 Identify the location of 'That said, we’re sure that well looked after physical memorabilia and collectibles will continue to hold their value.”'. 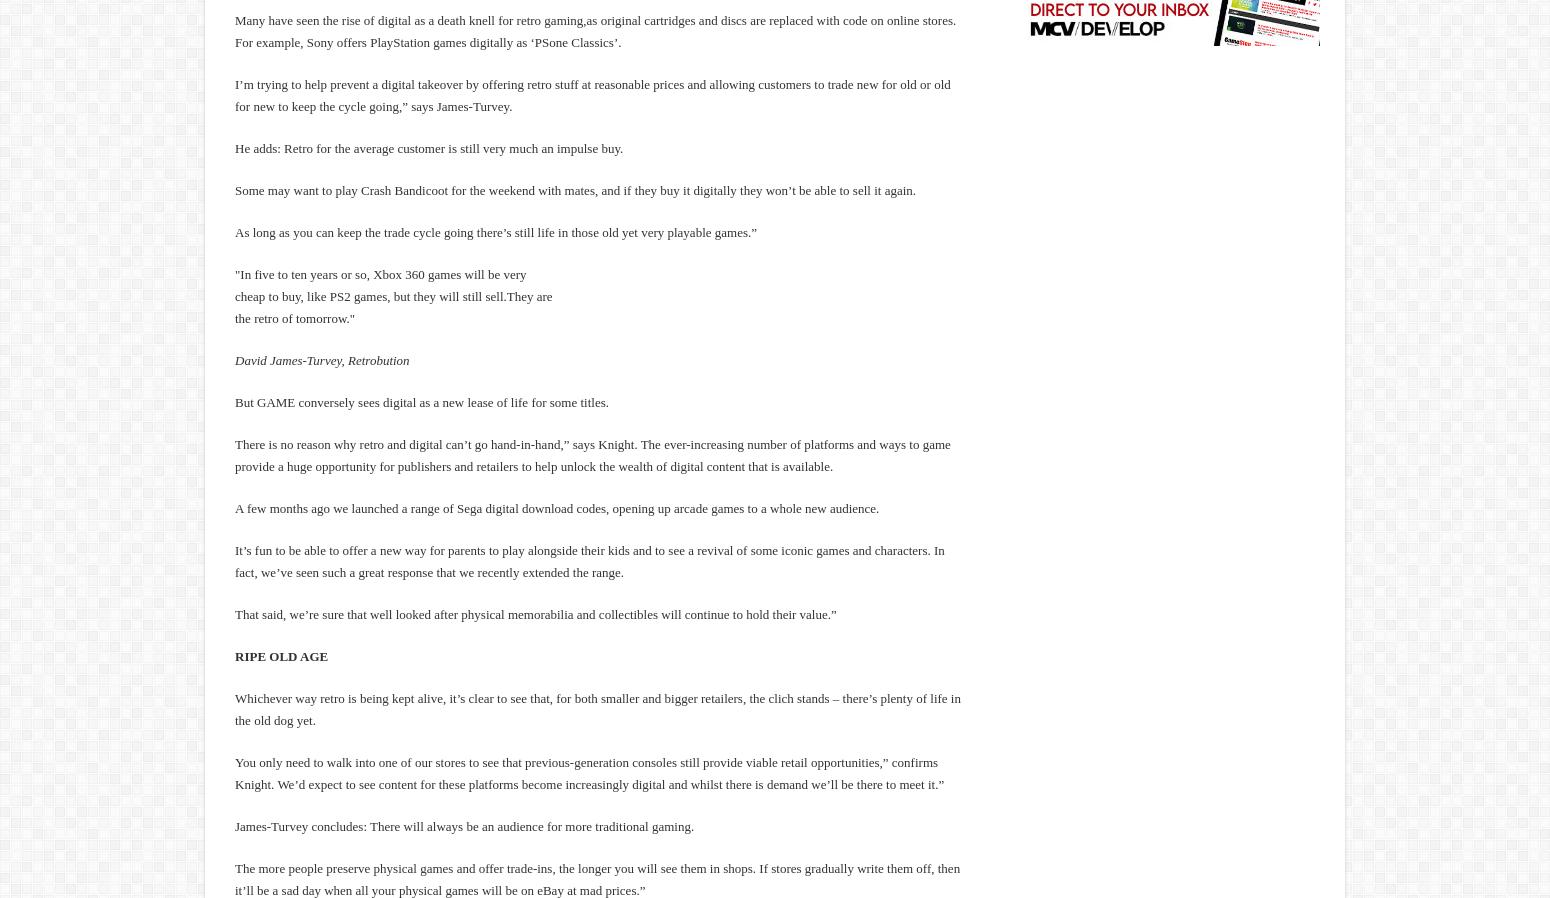
(534, 613).